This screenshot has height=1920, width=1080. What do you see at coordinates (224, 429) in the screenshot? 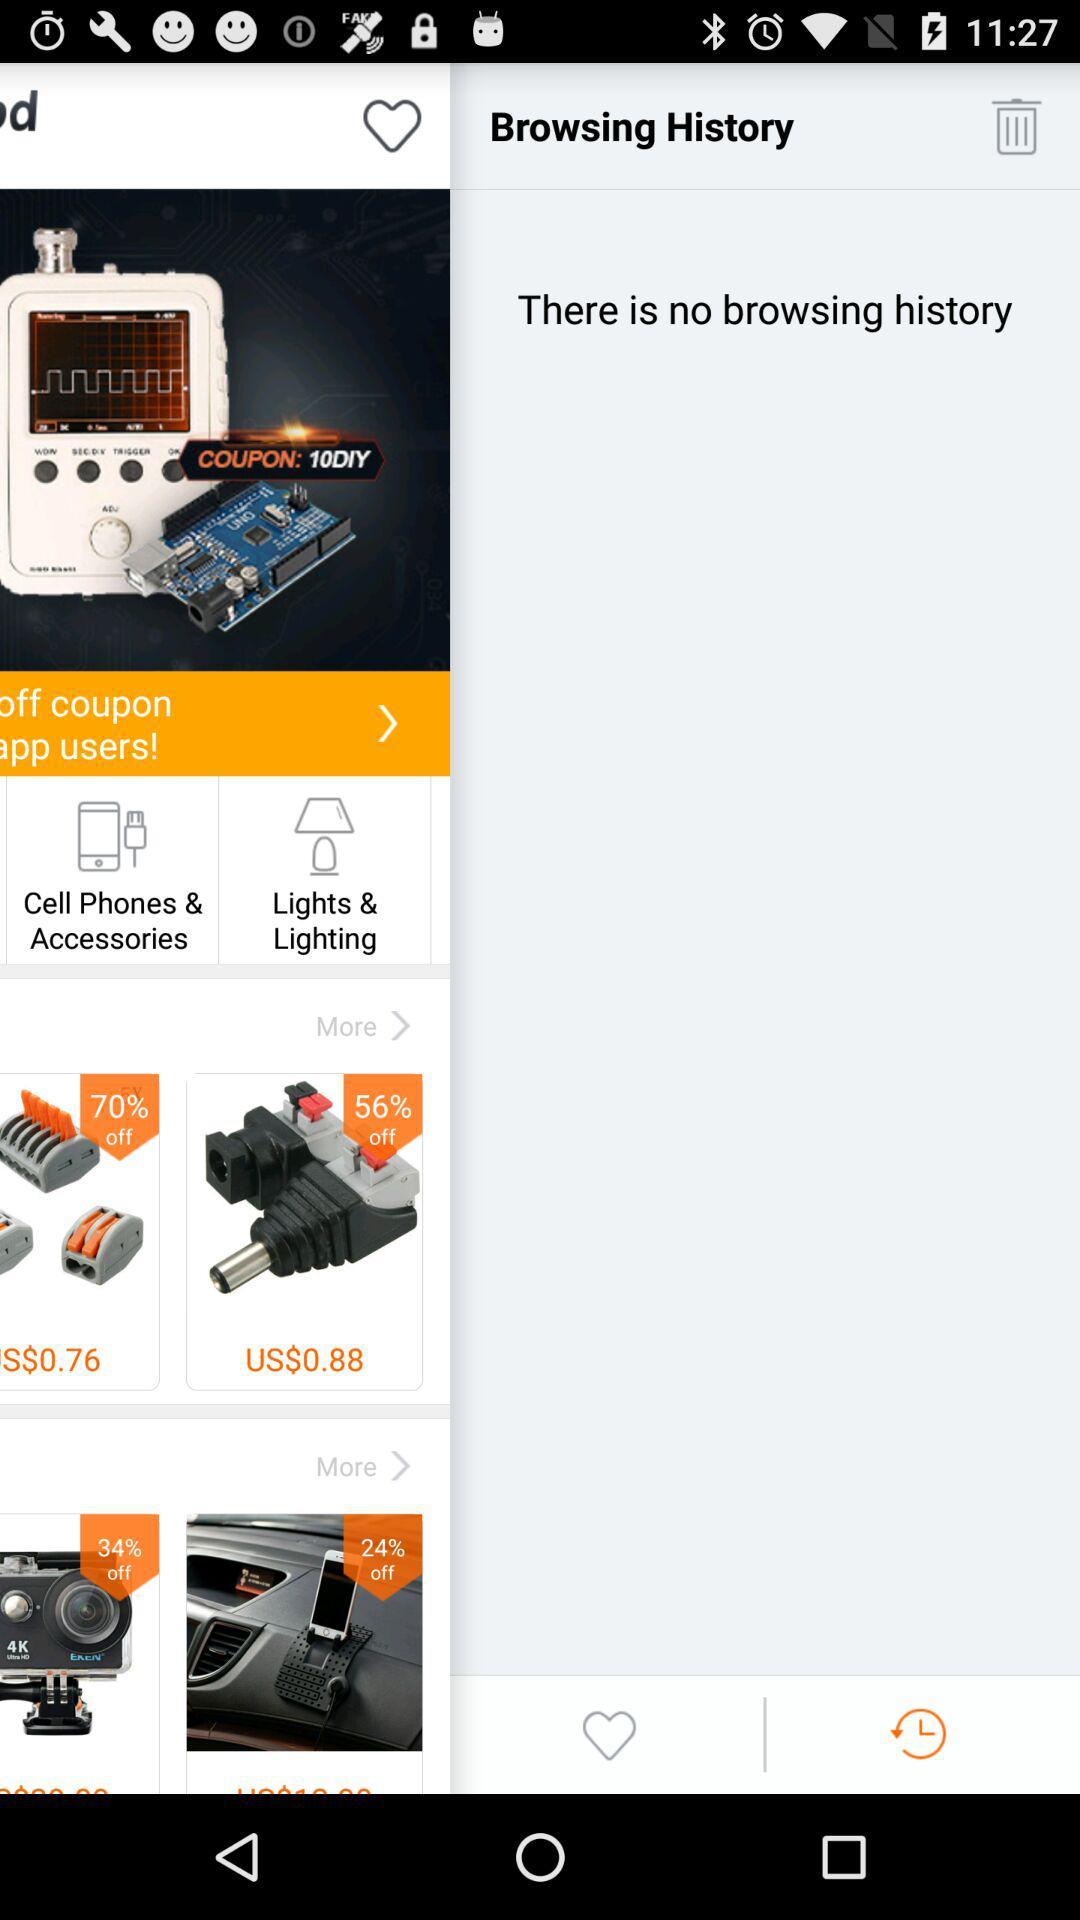
I see `get coupon` at bounding box center [224, 429].